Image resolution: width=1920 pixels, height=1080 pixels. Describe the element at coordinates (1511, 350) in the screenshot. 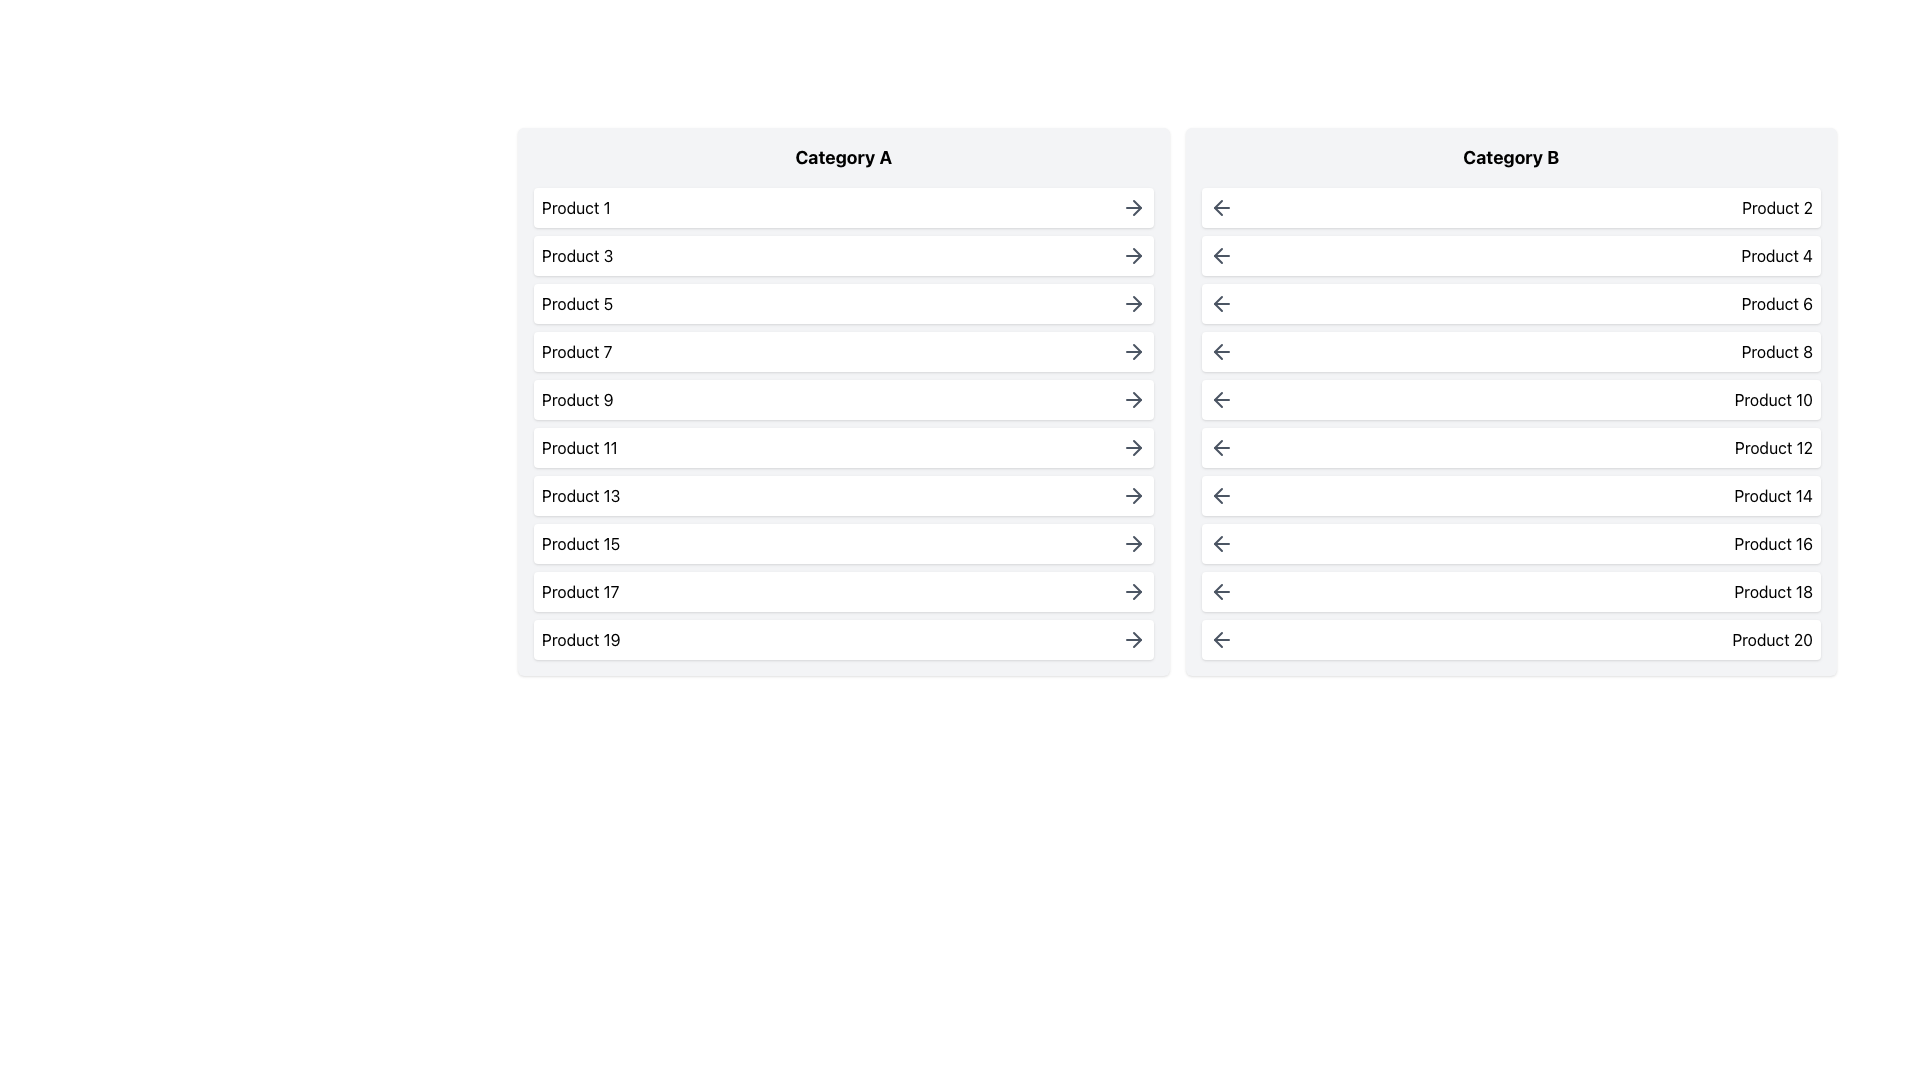

I see `the fourth list item labeled 'Product 8' in the 'Category B' column` at that location.